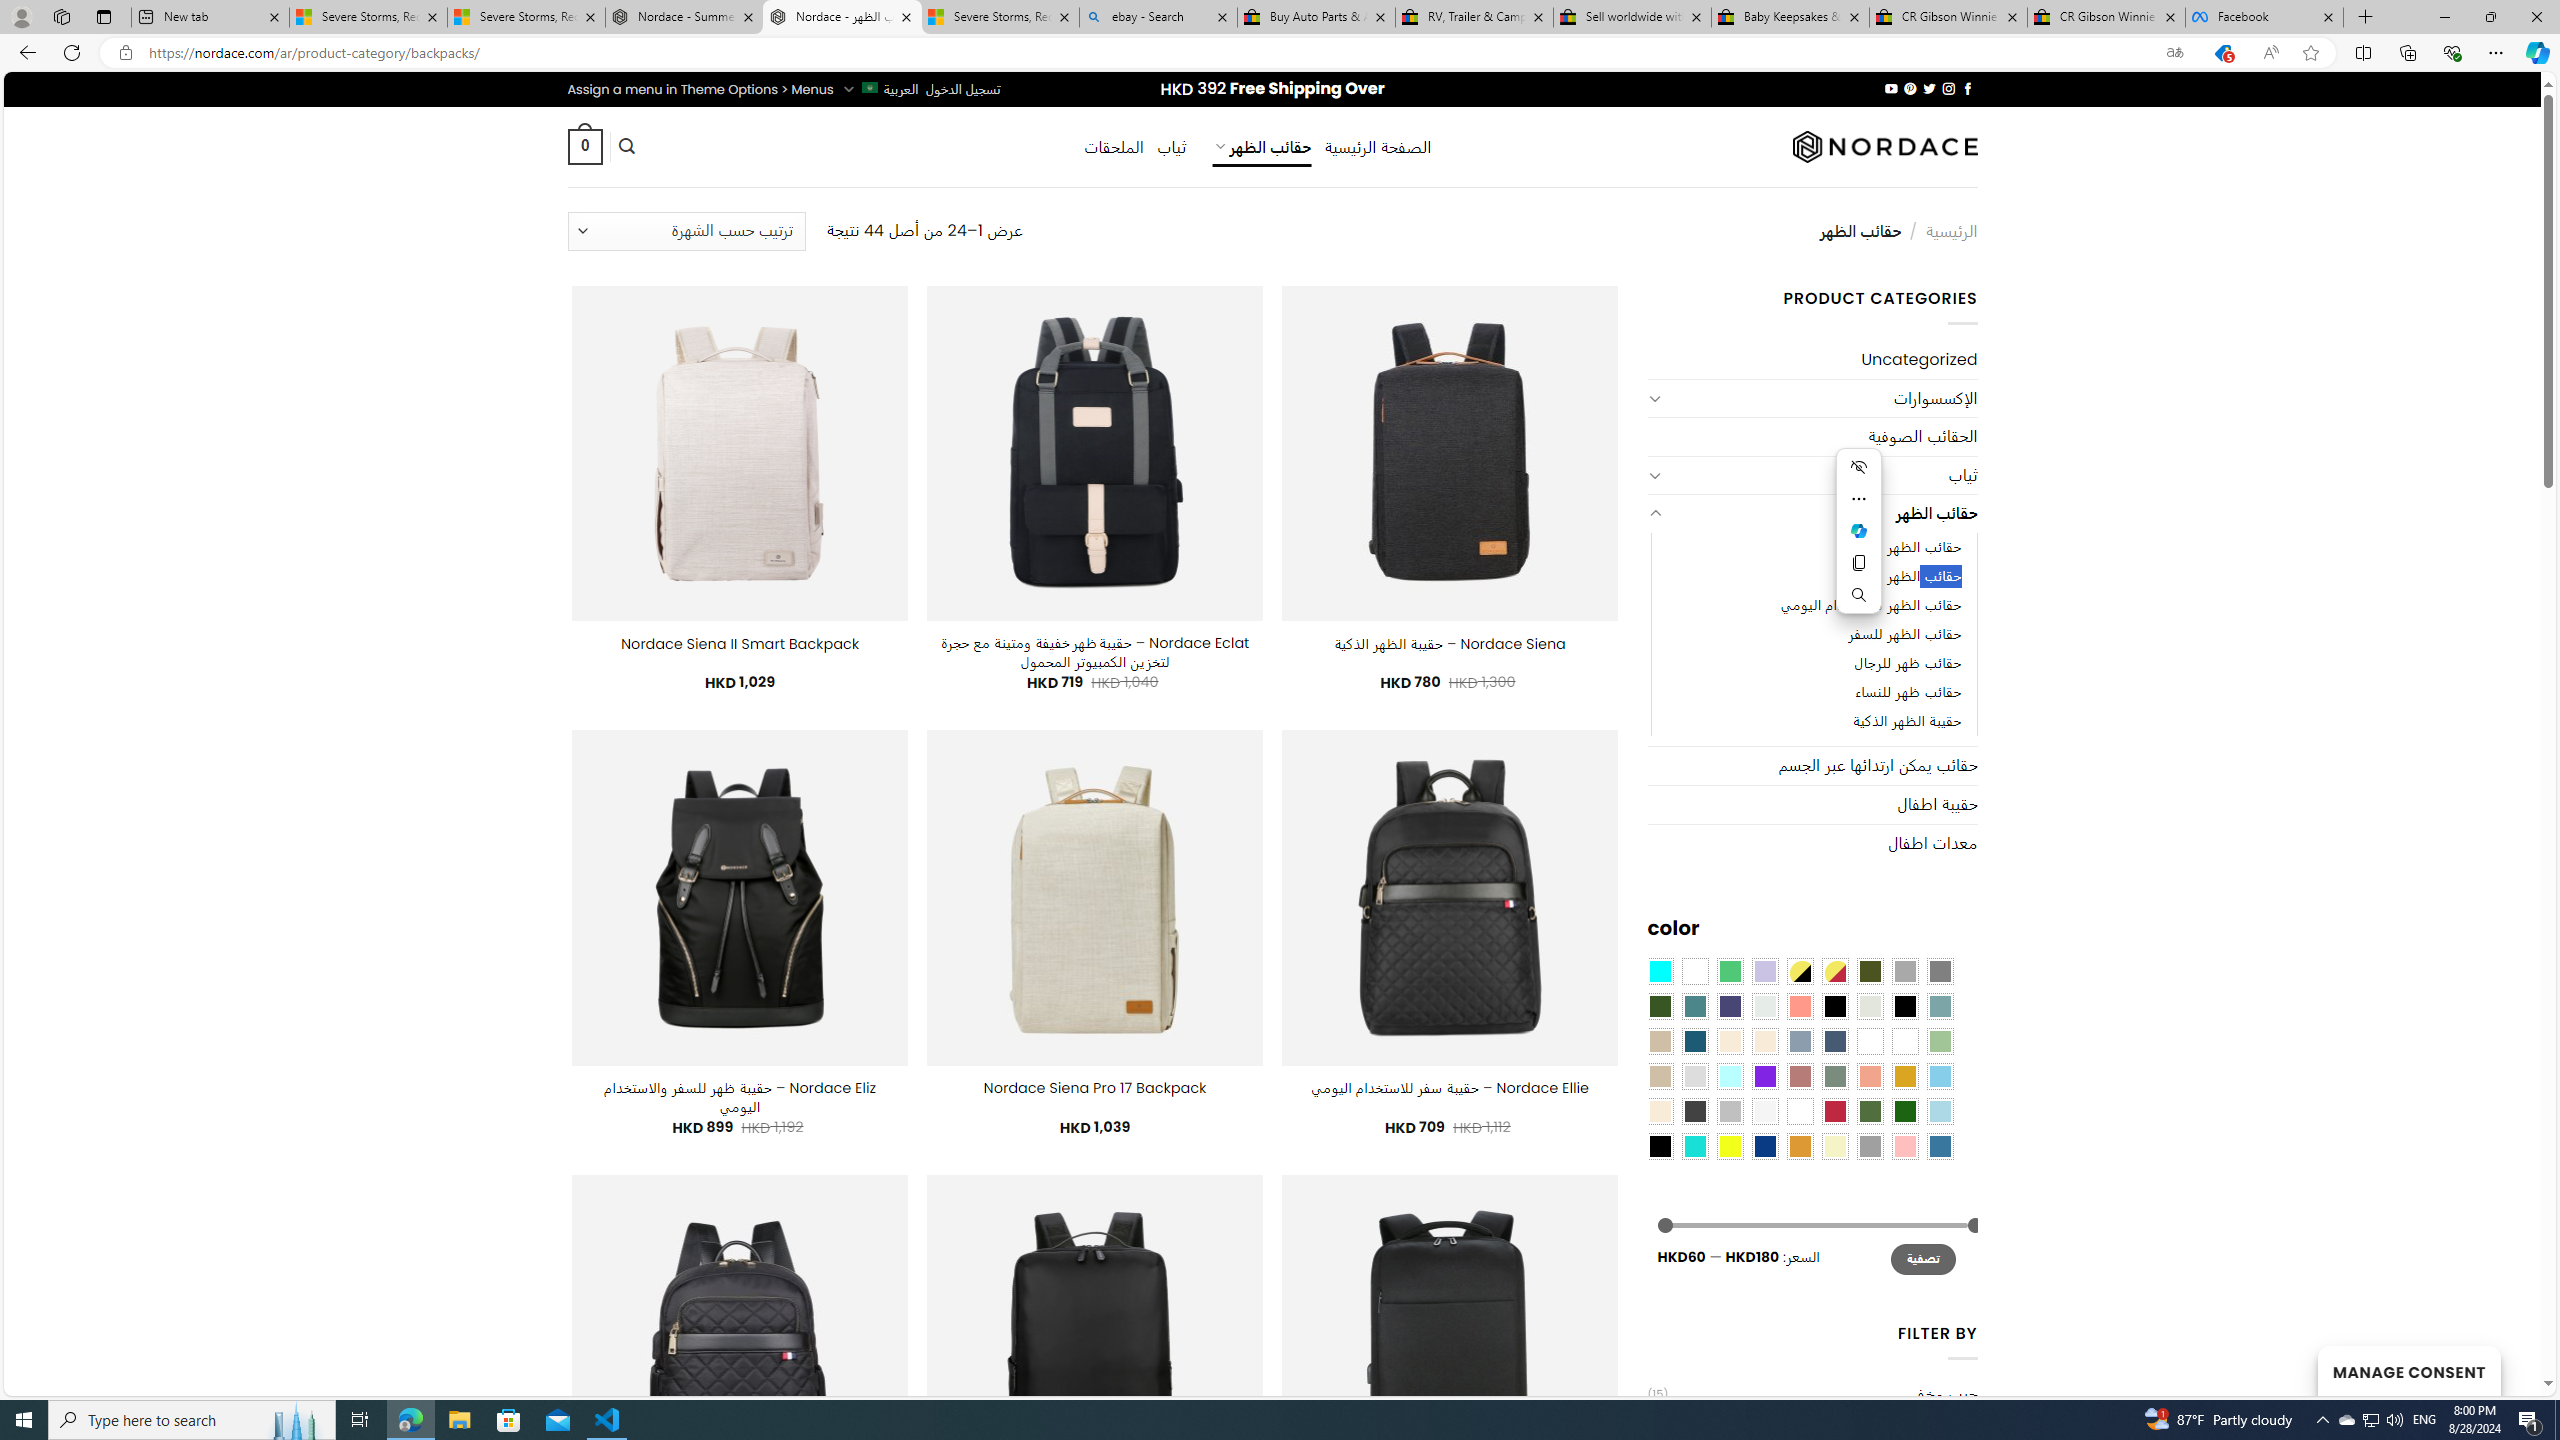  I want to click on 'Follow on Facebook', so click(1966, 88).